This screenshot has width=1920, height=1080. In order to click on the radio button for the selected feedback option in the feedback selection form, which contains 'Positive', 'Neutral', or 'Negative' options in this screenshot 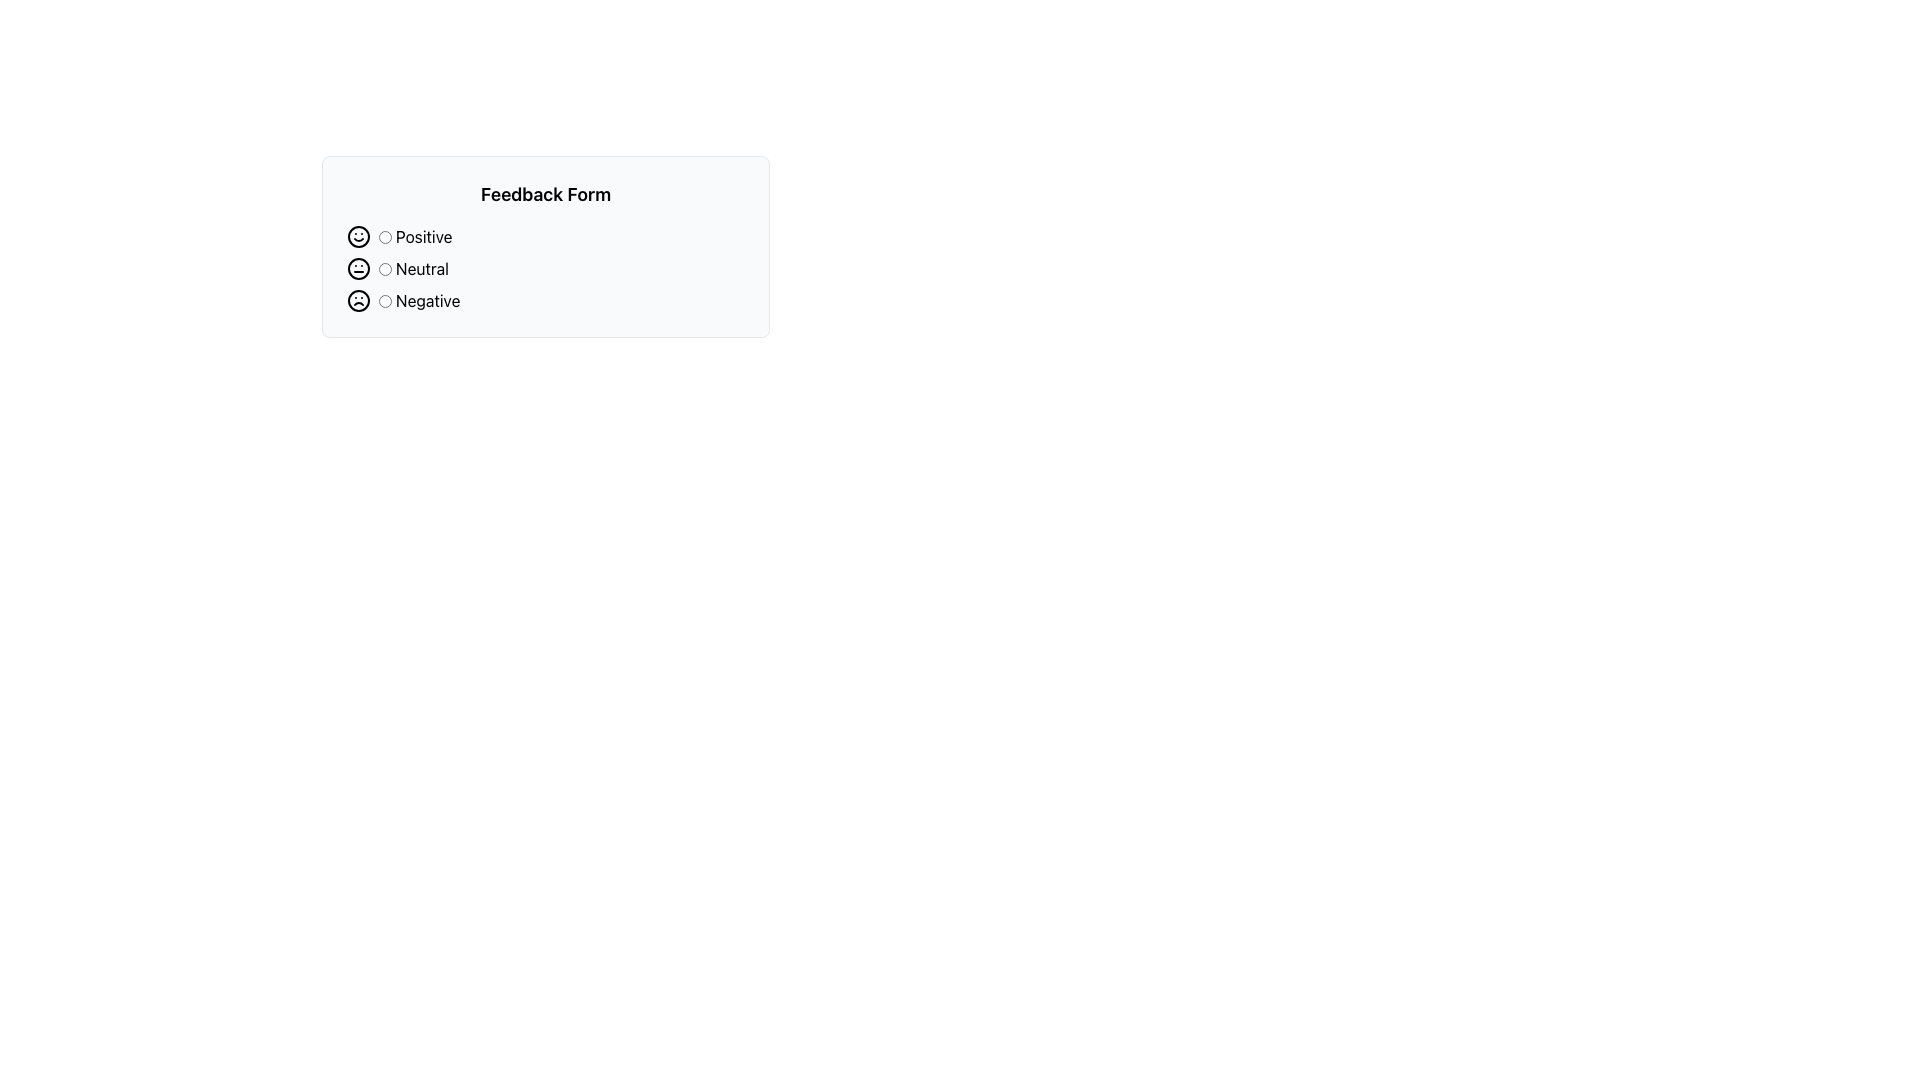, I will do `click(546, 245)`.